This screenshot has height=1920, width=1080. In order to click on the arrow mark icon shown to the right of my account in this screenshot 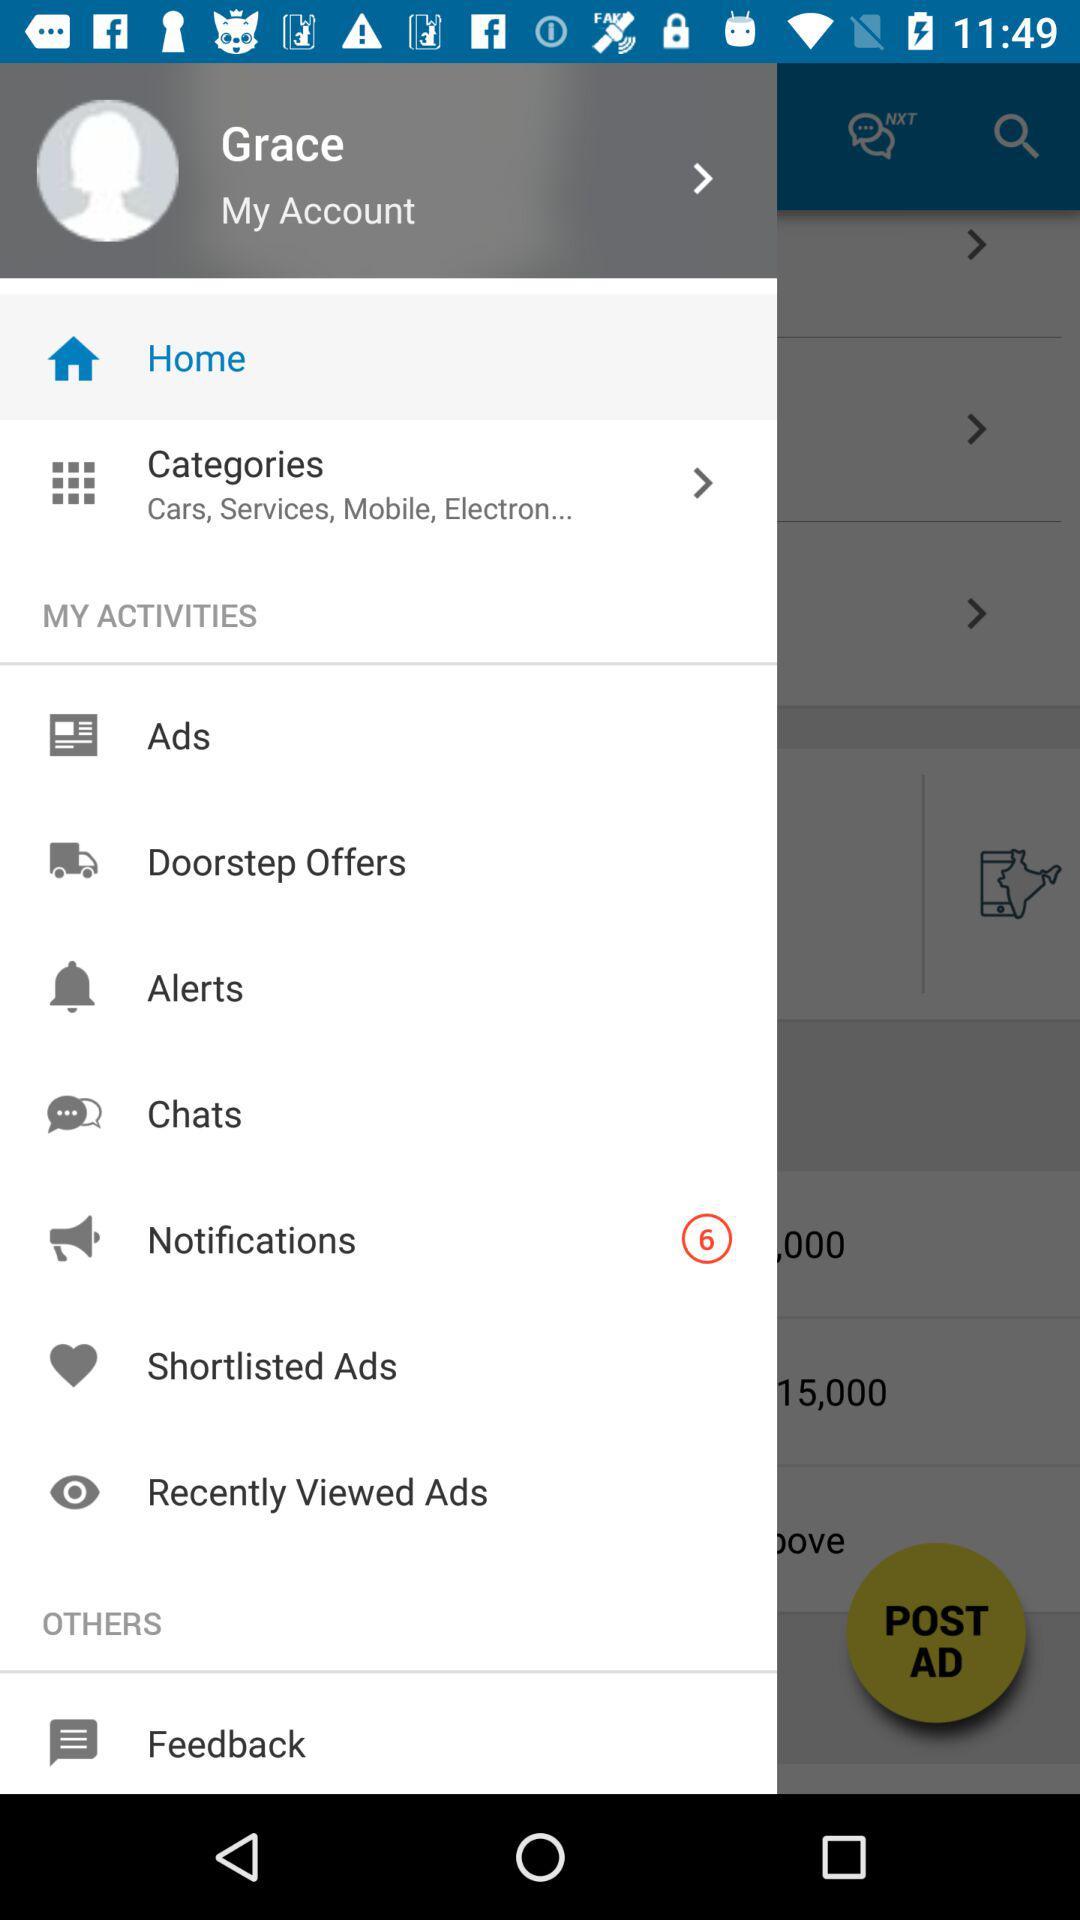, I will do `click(702, 178)`.